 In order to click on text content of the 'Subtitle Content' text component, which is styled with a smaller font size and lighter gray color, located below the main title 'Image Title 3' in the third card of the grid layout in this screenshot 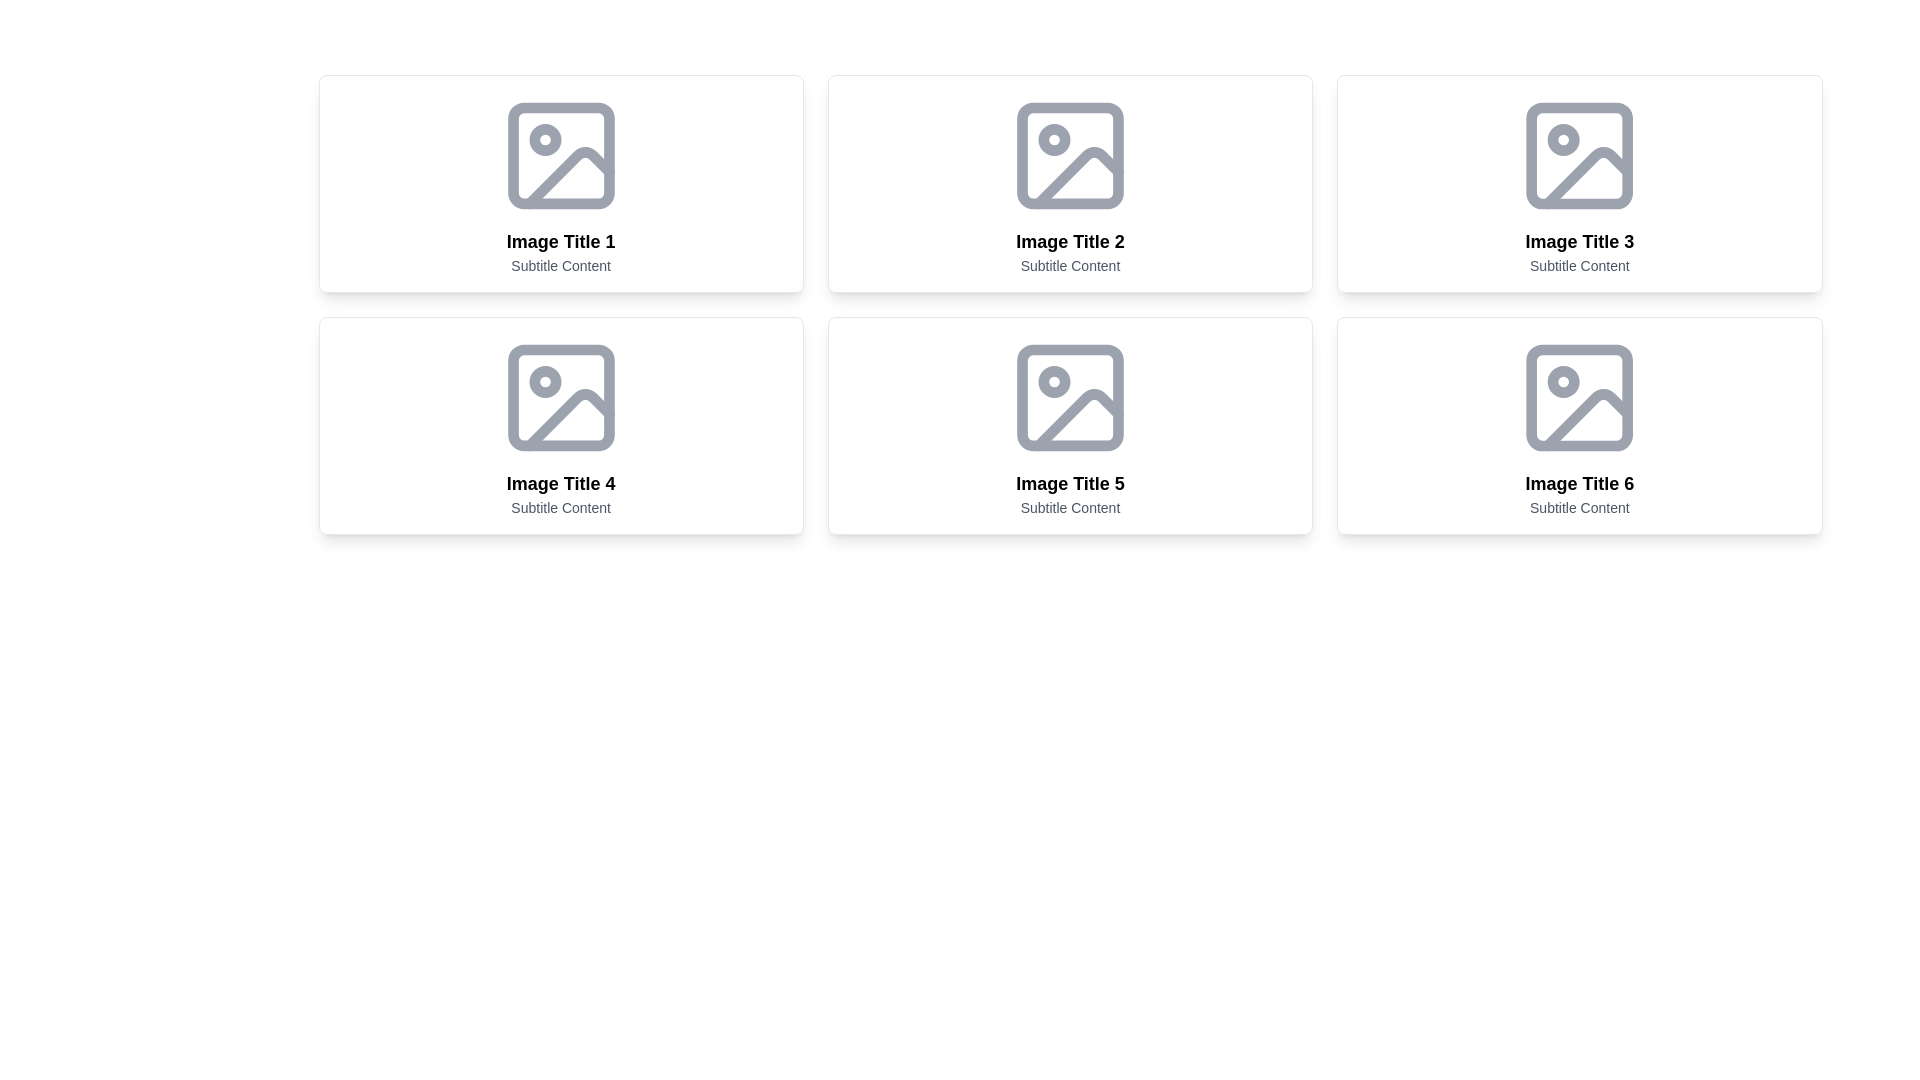, I will do `click(1578, 265)`.